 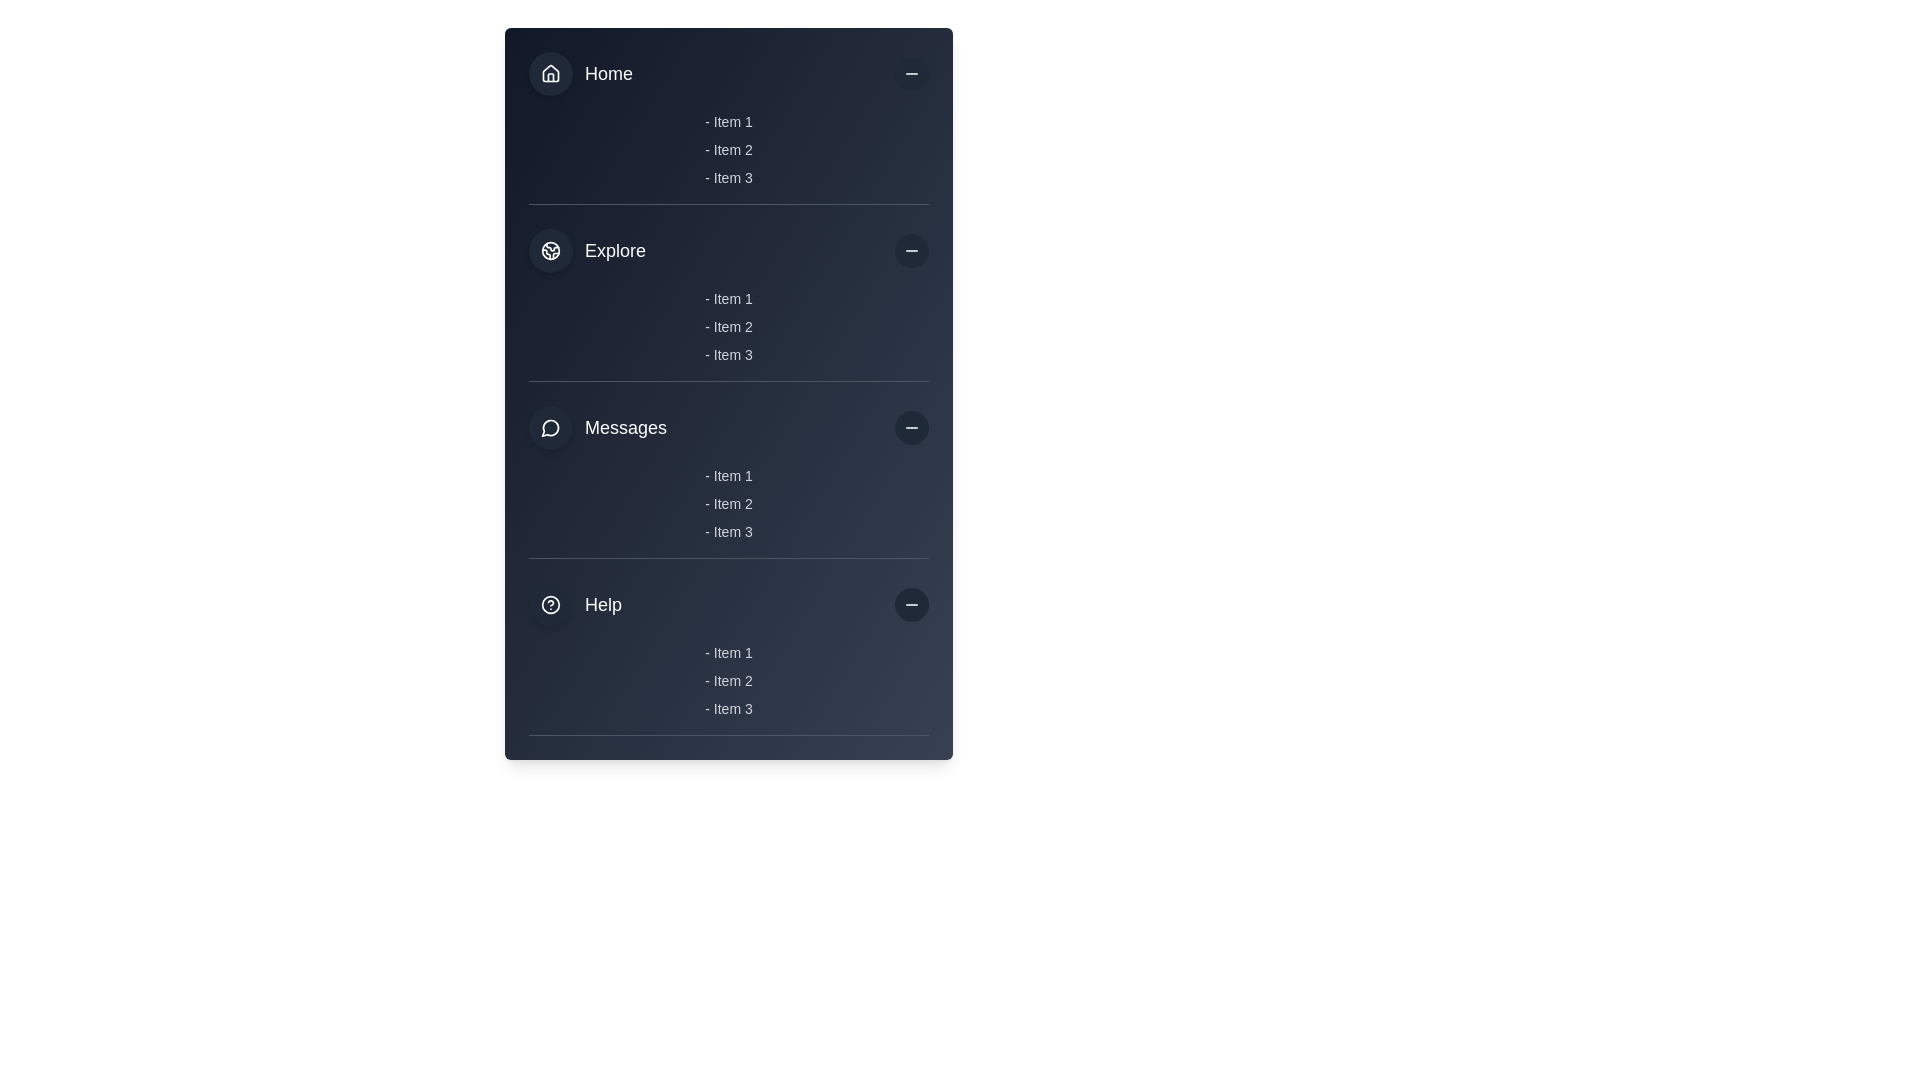 I want to click on the minus icon within the circular button at the top-right corner of the sidebar, so click(x=911, y=72).